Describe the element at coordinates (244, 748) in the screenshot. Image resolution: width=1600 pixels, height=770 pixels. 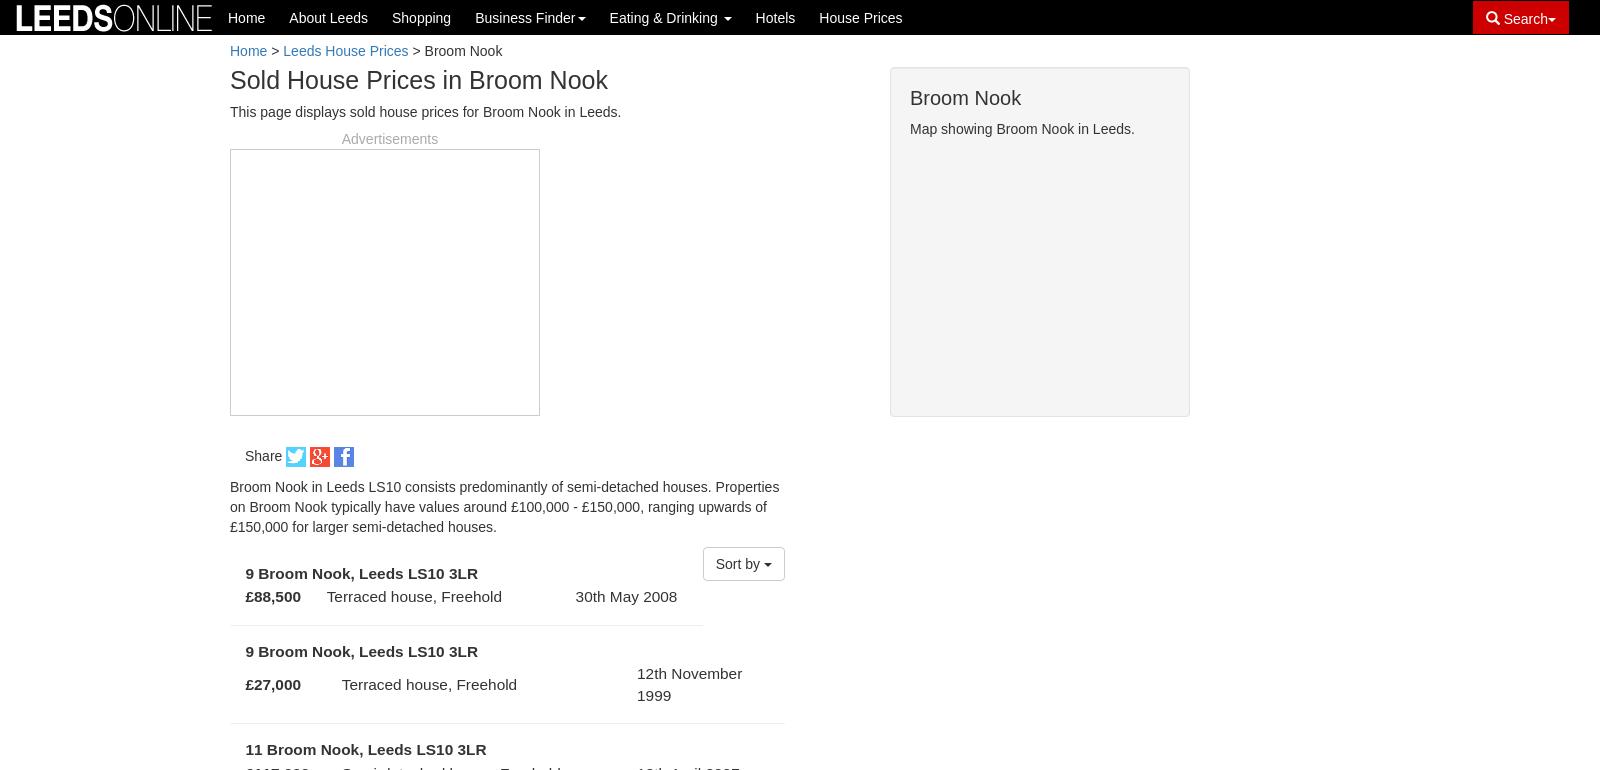
I see `'11 Broom Nook, Leeds LS10 3LR'` at that location.